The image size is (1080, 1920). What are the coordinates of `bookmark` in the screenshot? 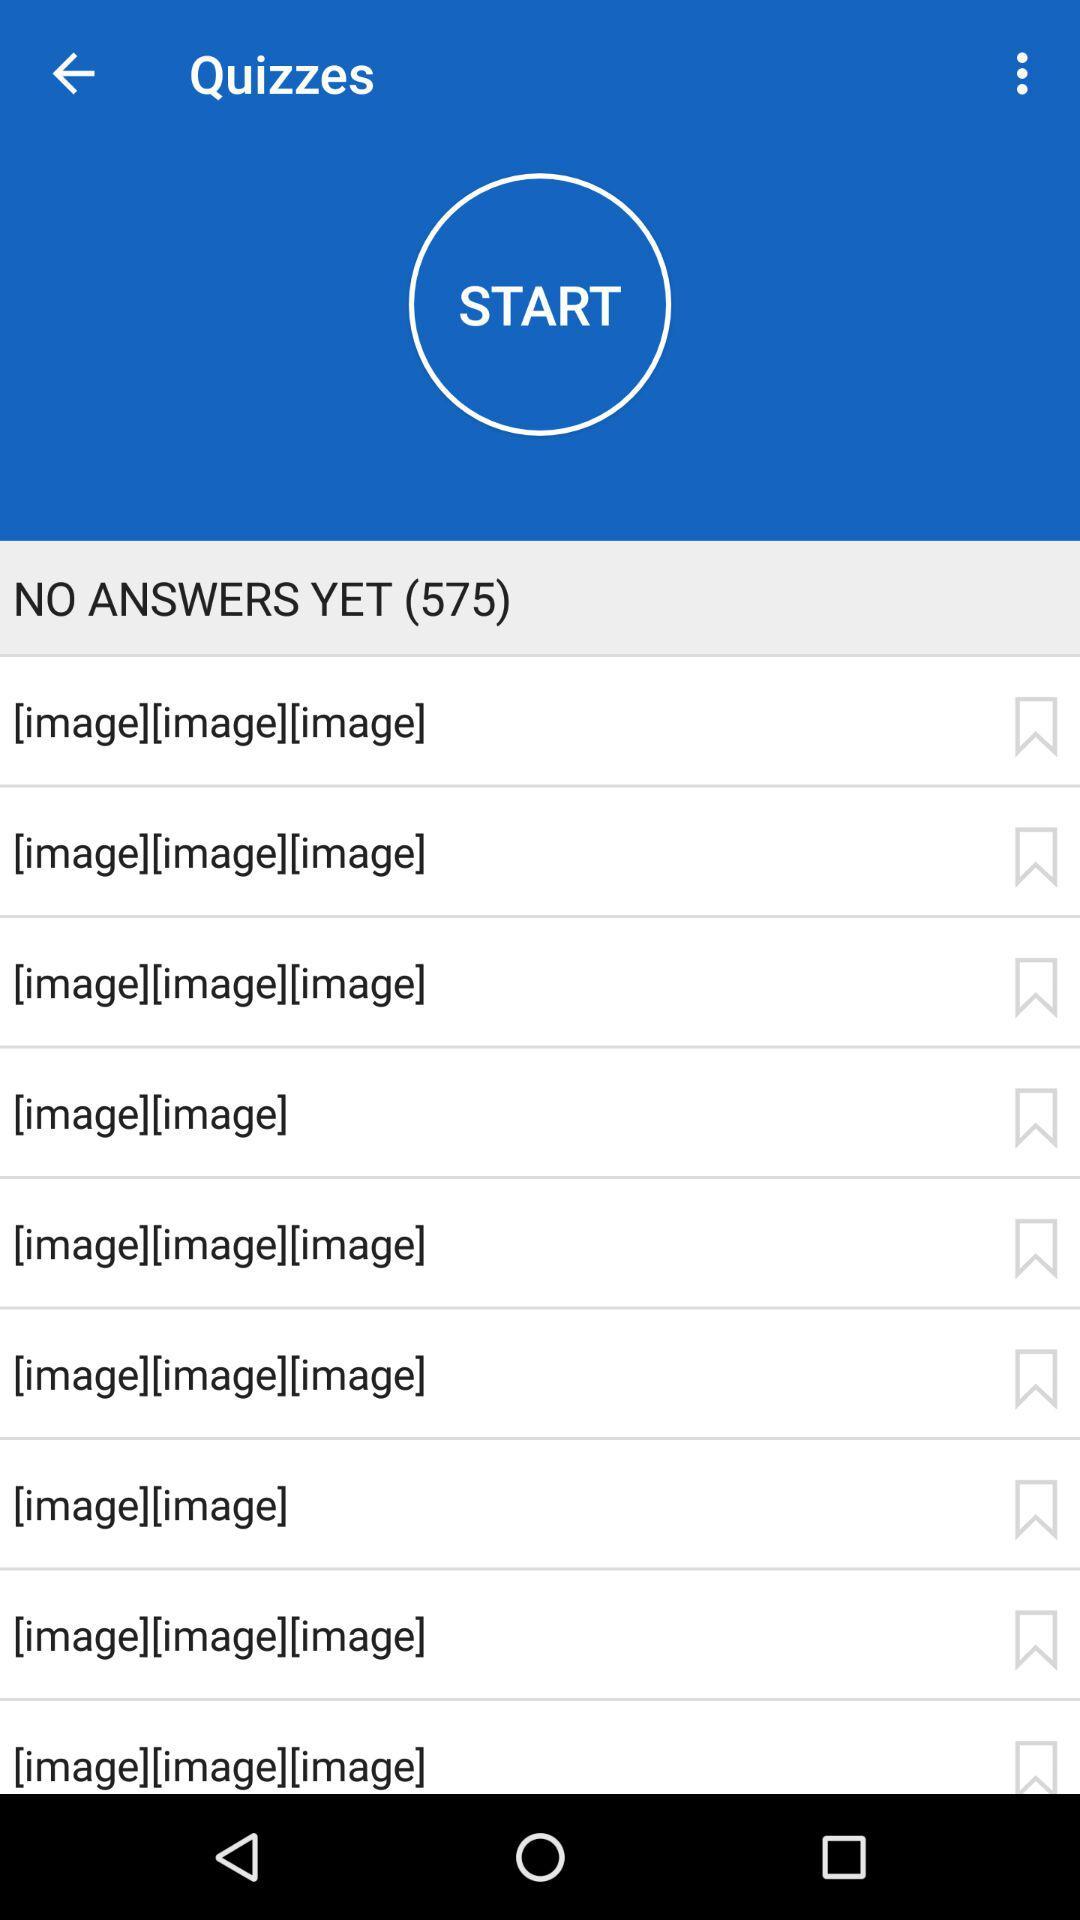 It's located at (1035, 1117).